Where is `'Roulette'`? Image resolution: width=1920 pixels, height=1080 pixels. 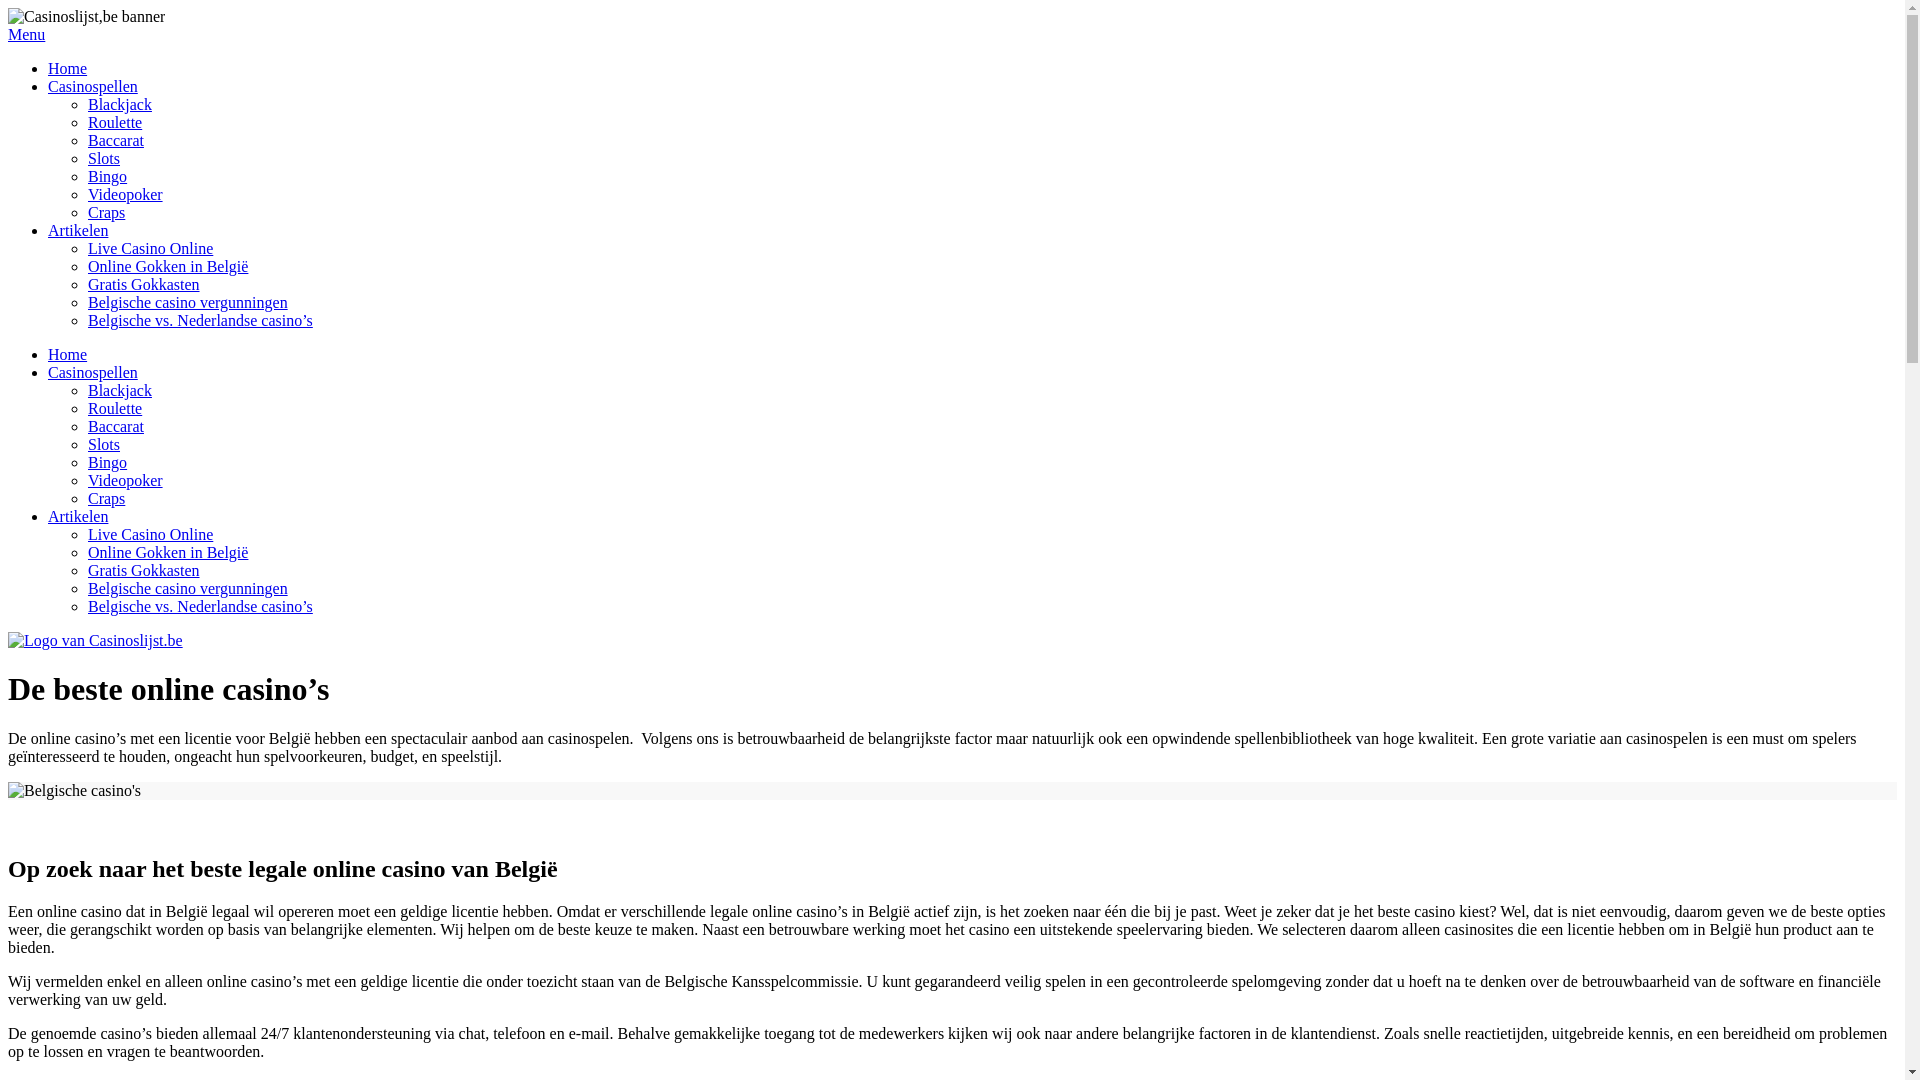
'Roulette' is located at coordinates (86, 122).